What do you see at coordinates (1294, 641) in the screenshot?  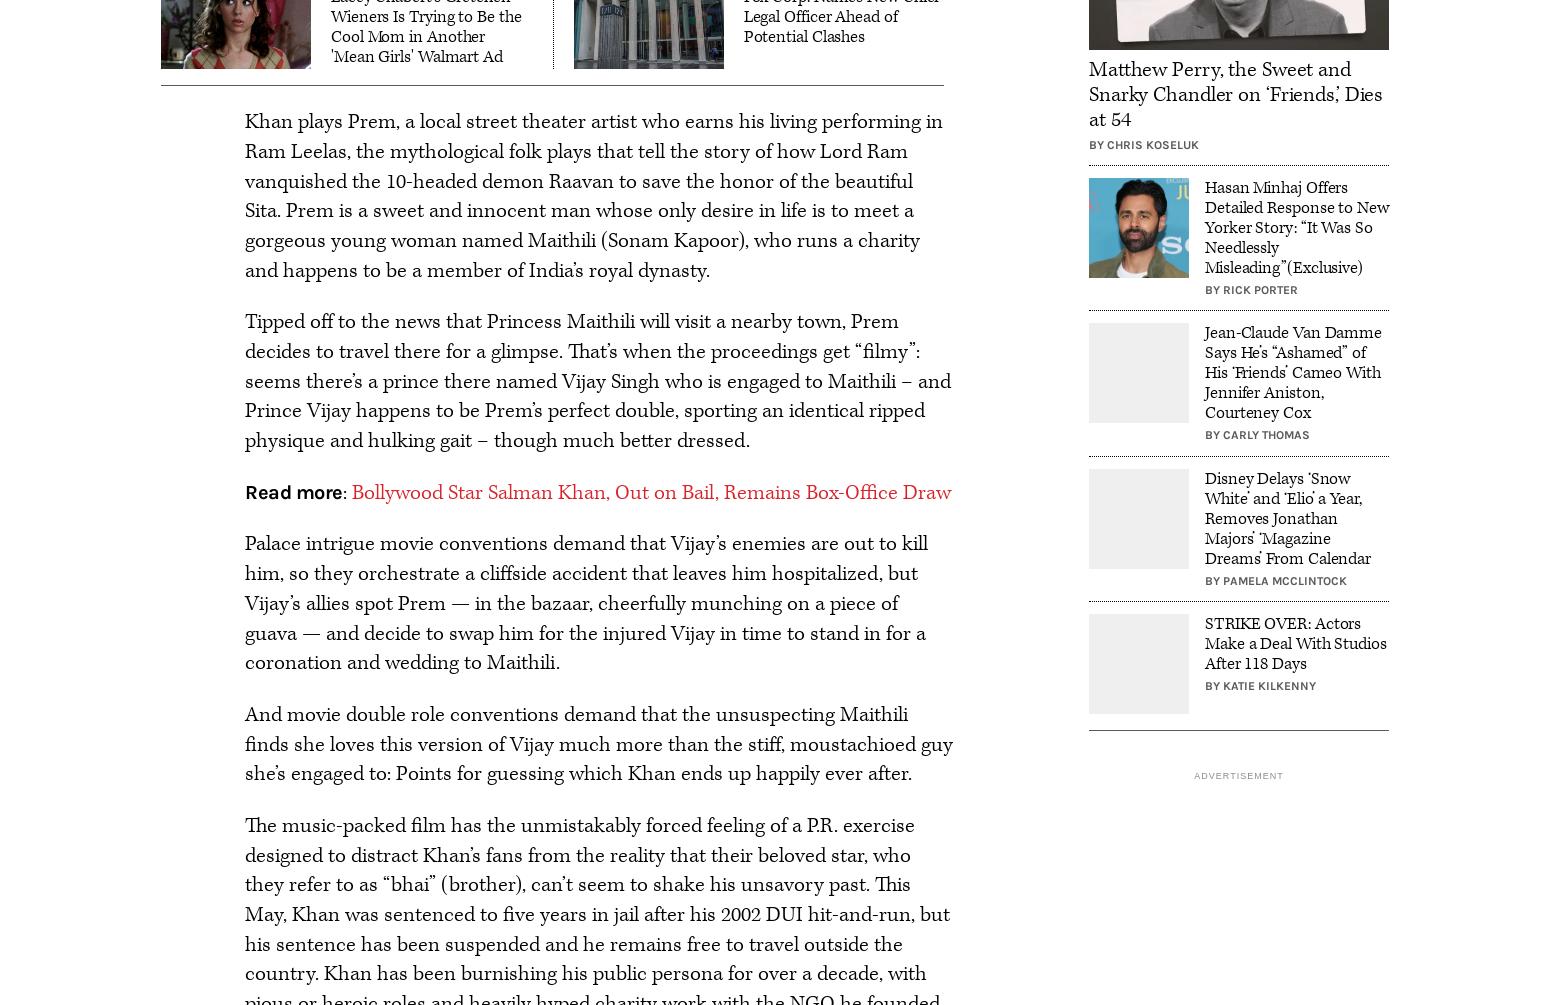 I see `'STRIKE OVER: Actors Make a Deal With Studios After 118 Days'` at bounding box center [1294, 641].